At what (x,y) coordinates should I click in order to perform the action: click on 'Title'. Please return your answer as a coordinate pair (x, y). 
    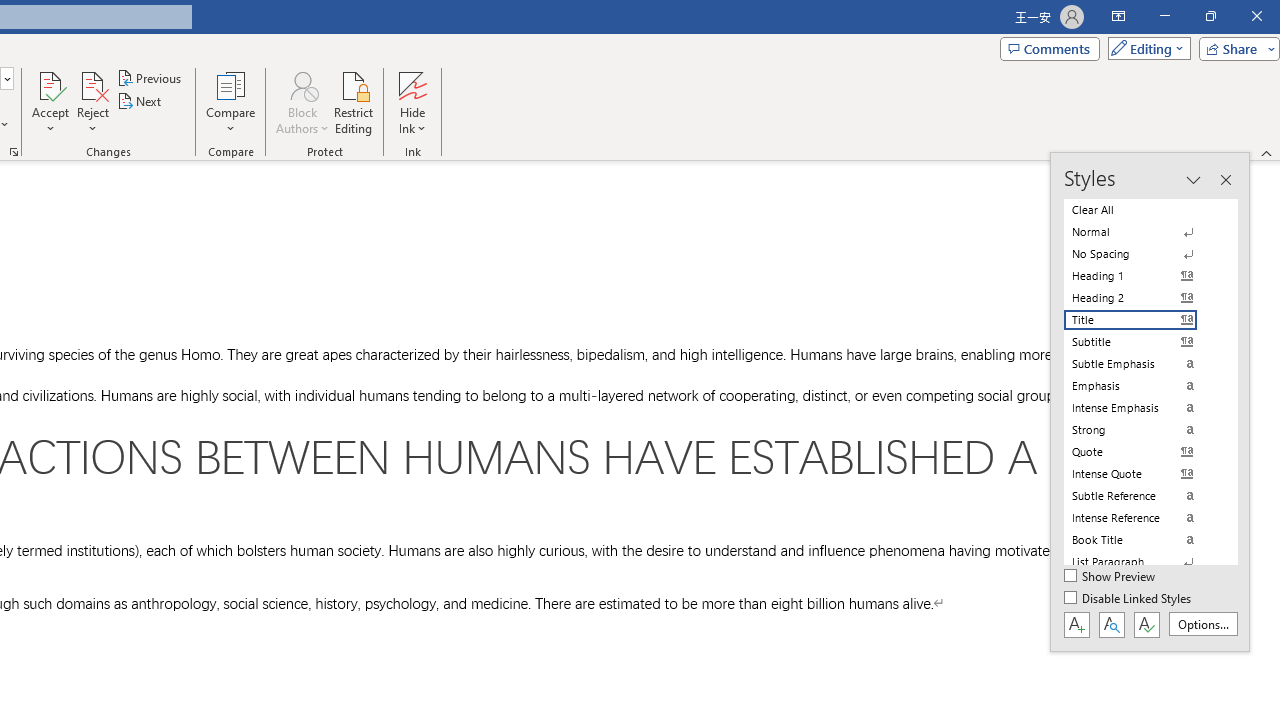
    Looking at the image, I should click on (1142, 319).